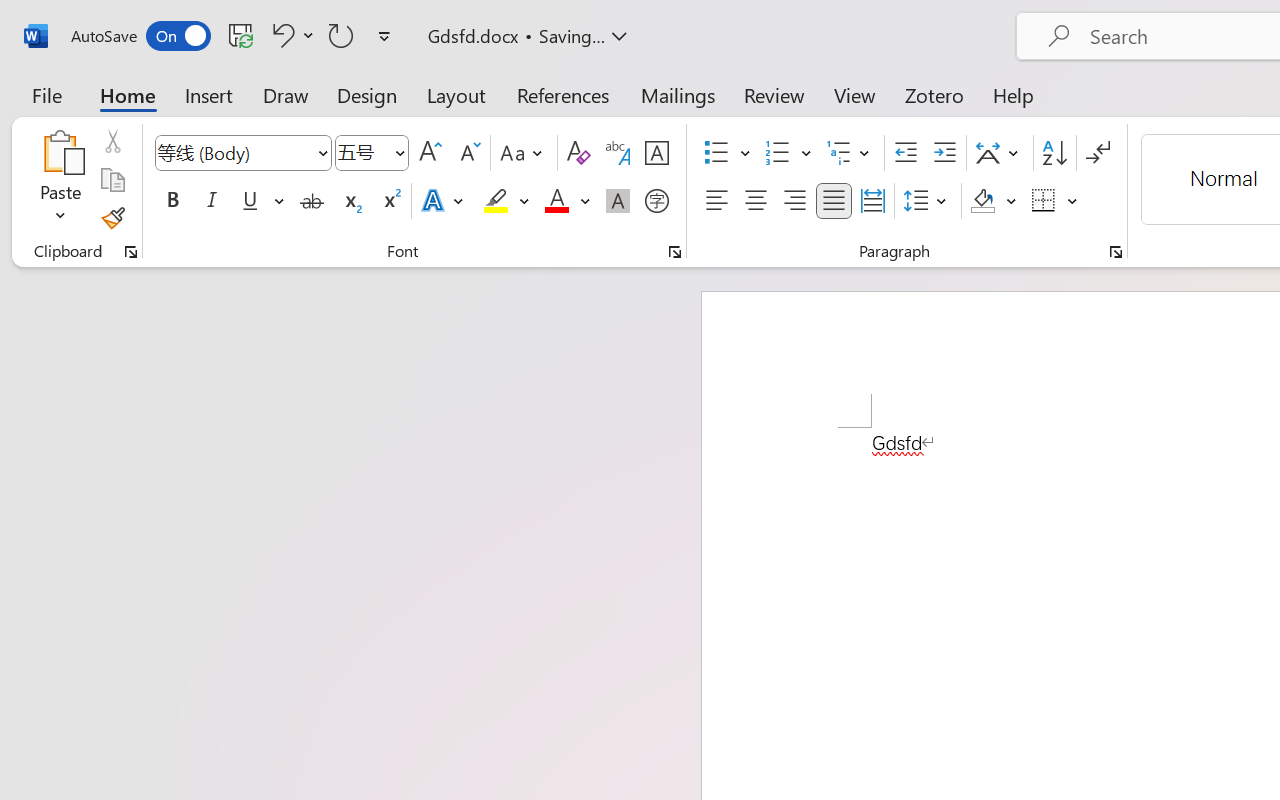  I want to click on 'Multilevel List', so click(850, 153).